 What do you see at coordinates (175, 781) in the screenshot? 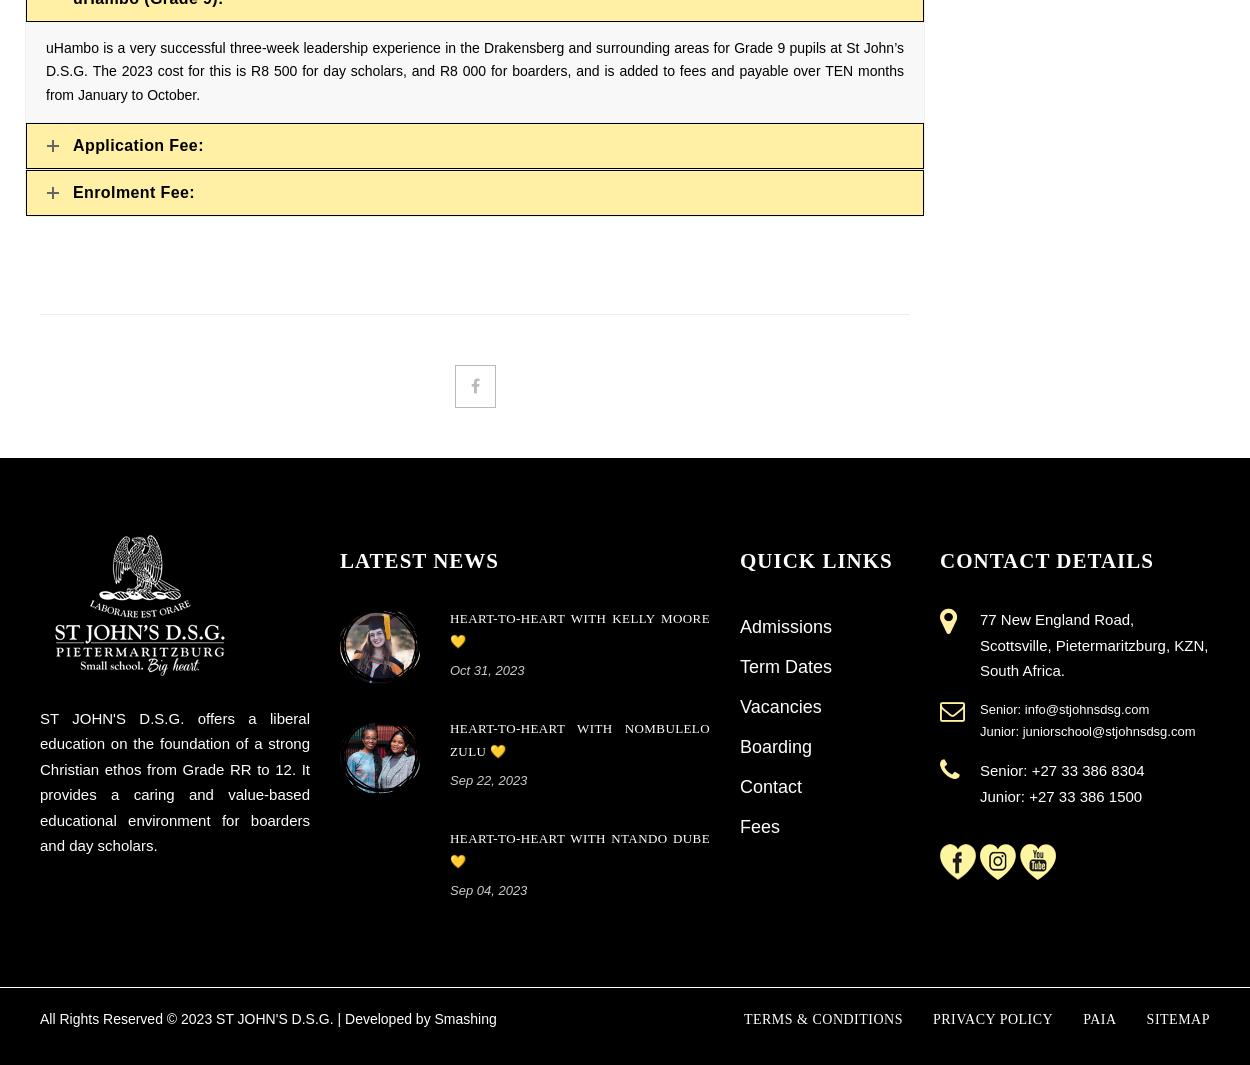
I see `'ST JOHN'S D.S.G. offers a liberal education on the foundation of a strong Christian ethos from Grade RR to 12. It provides a caring and value-based educational environment for boarders and day scholars.'` at bounding box center [175, 781].